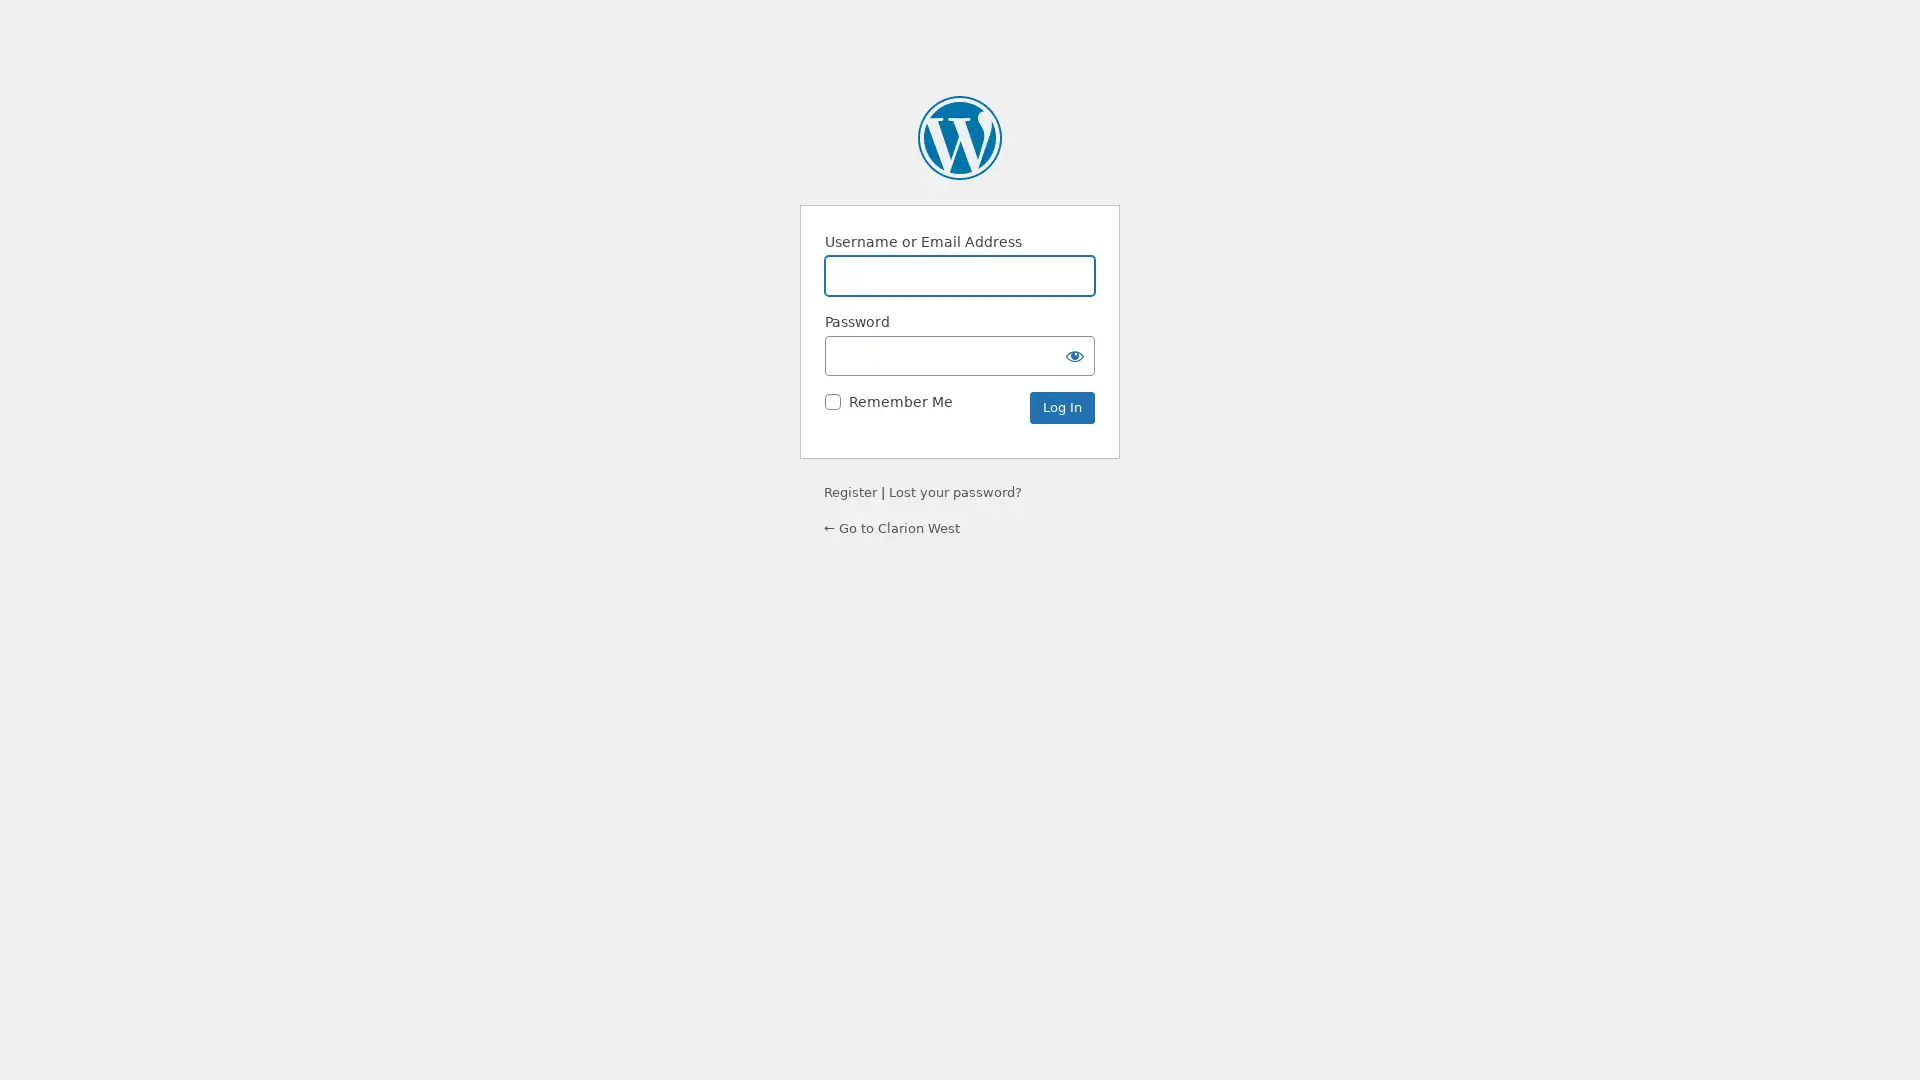 The image size is (1920, 1080). What do you see at coordinates (1061, 407) in the screenshot?
I see `Log In` at bounding box center [1061, 407].